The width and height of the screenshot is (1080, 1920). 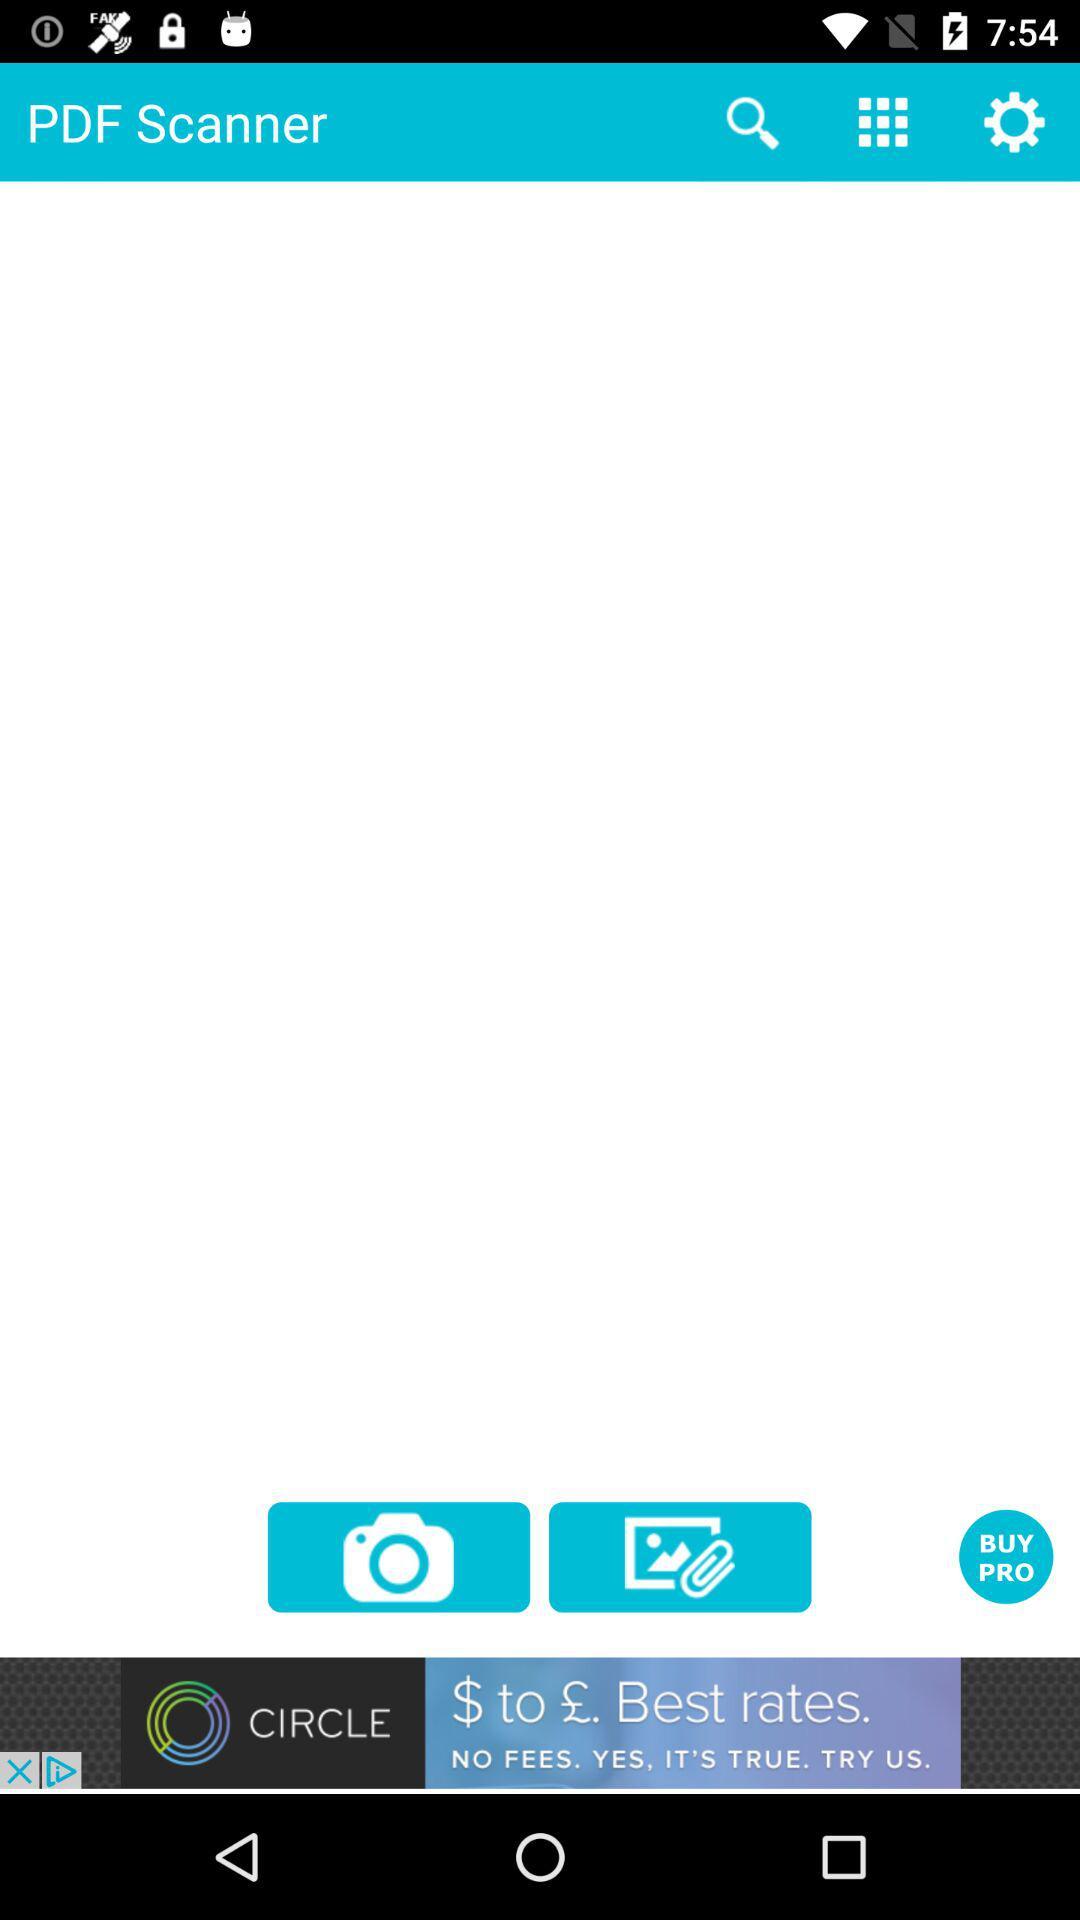 I want to click on buy pro, so click(x=1006, y=1555).